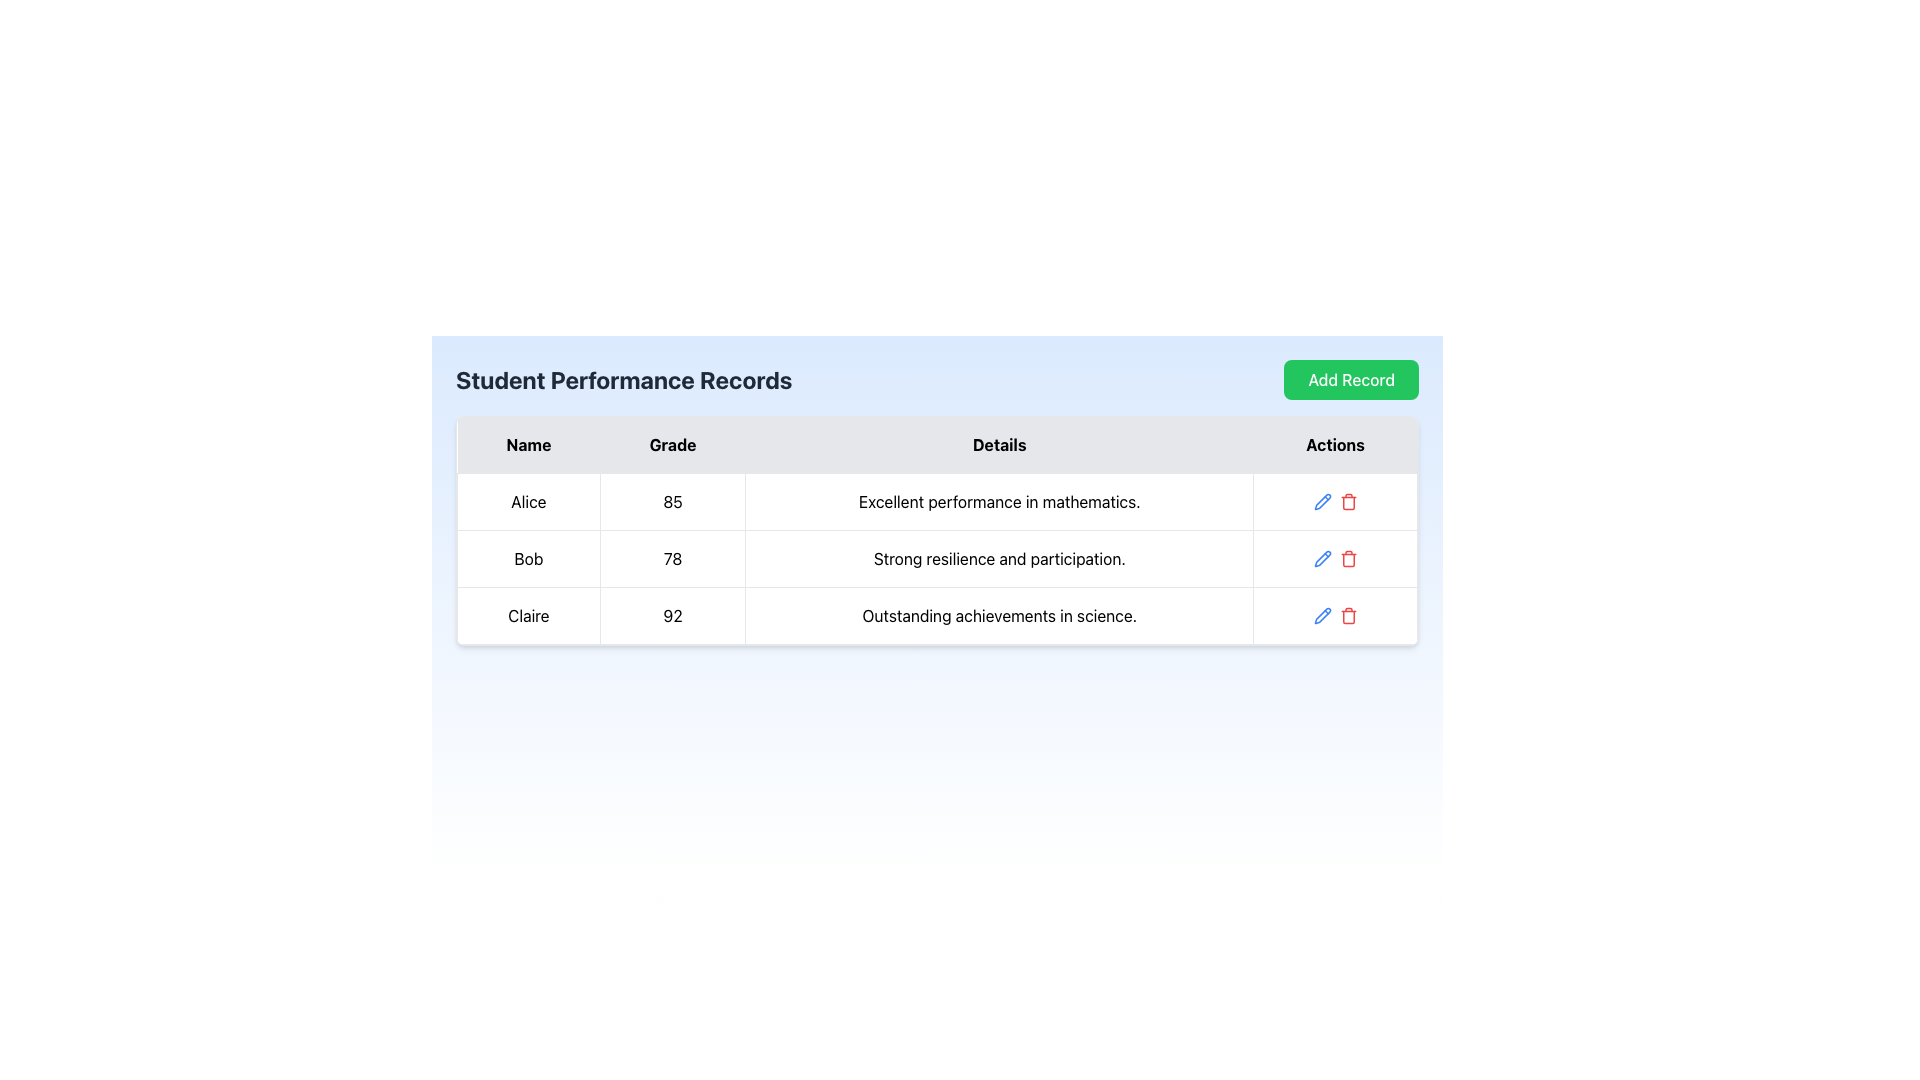 This screenshot has height=1080, width=1920. What do you see at coordinates (673, 615) in the screenshot?
I see `the static text field displaying 'Claire's' grade in the table, which is the second item in its row and located in the 'Grade' column` at bounding box center [673, 615].